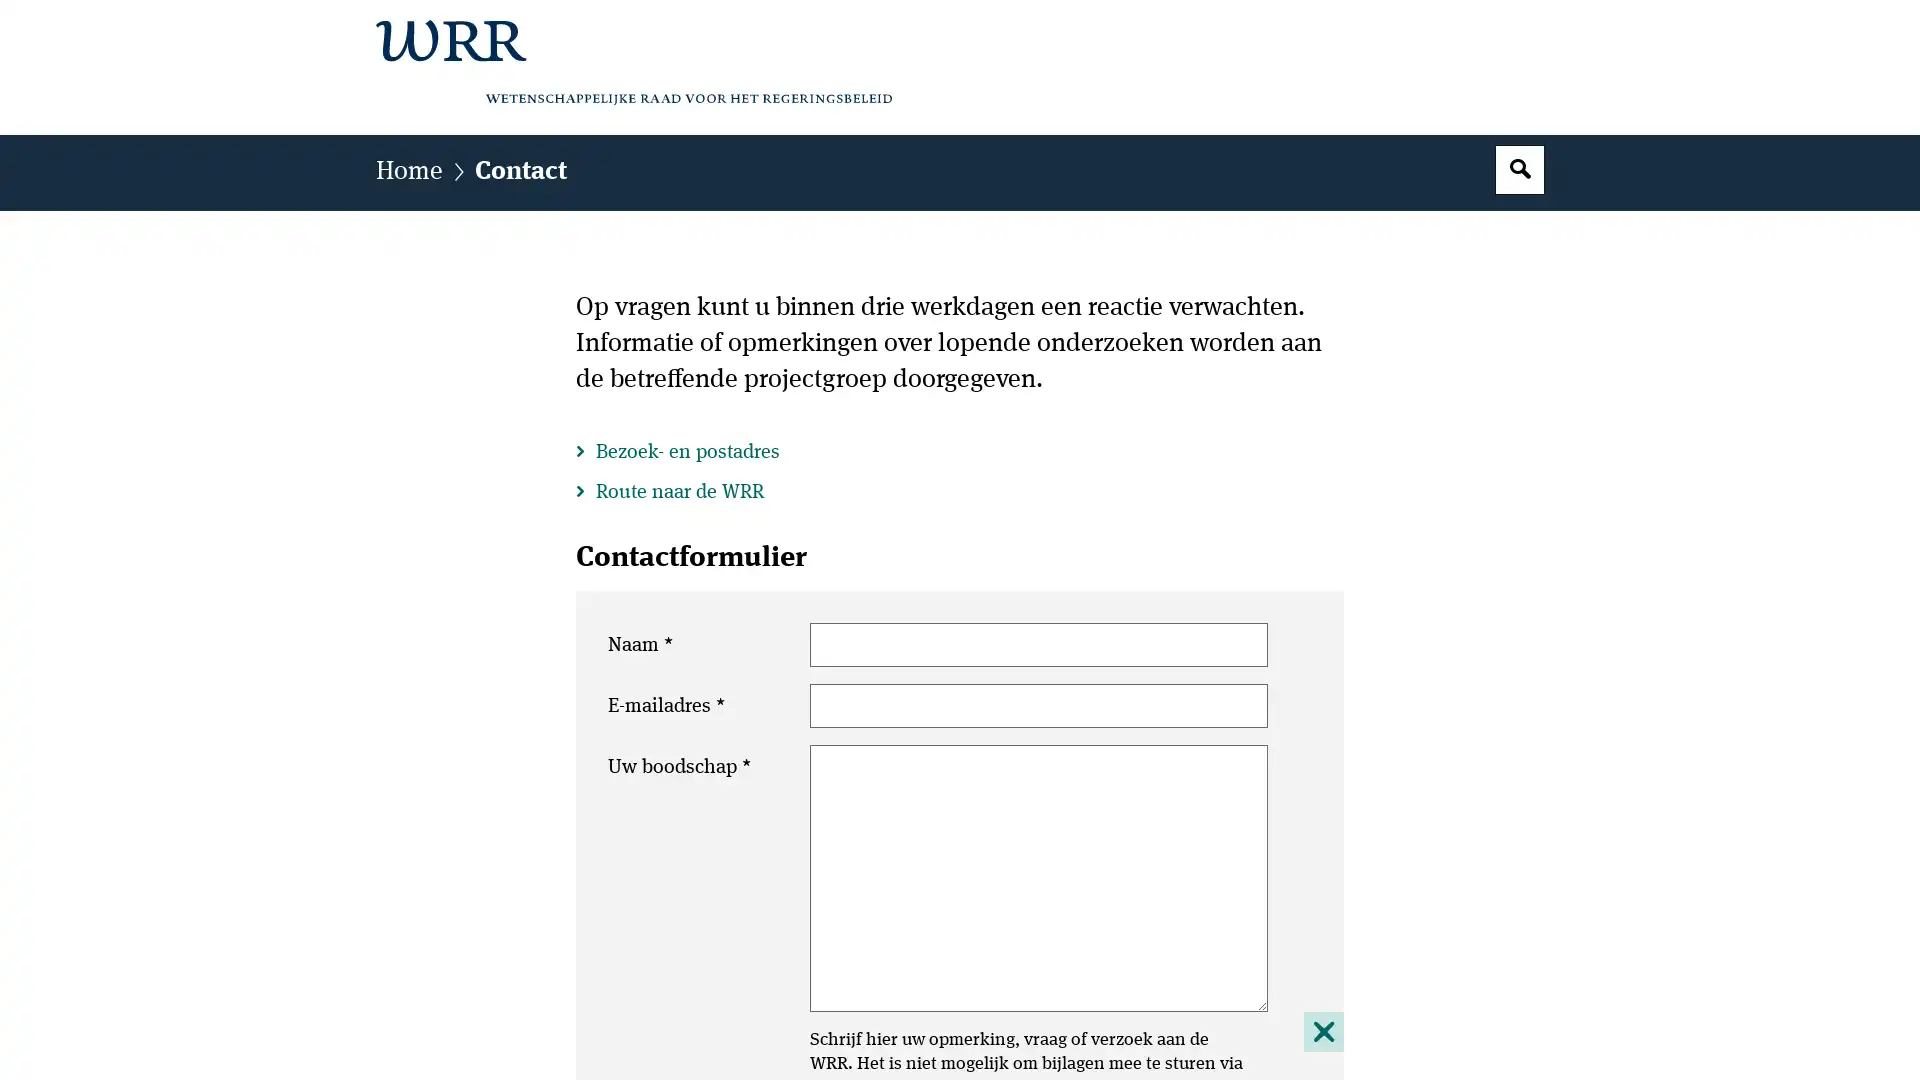  I want to click on Open zoekveld, so click(1520, 168).